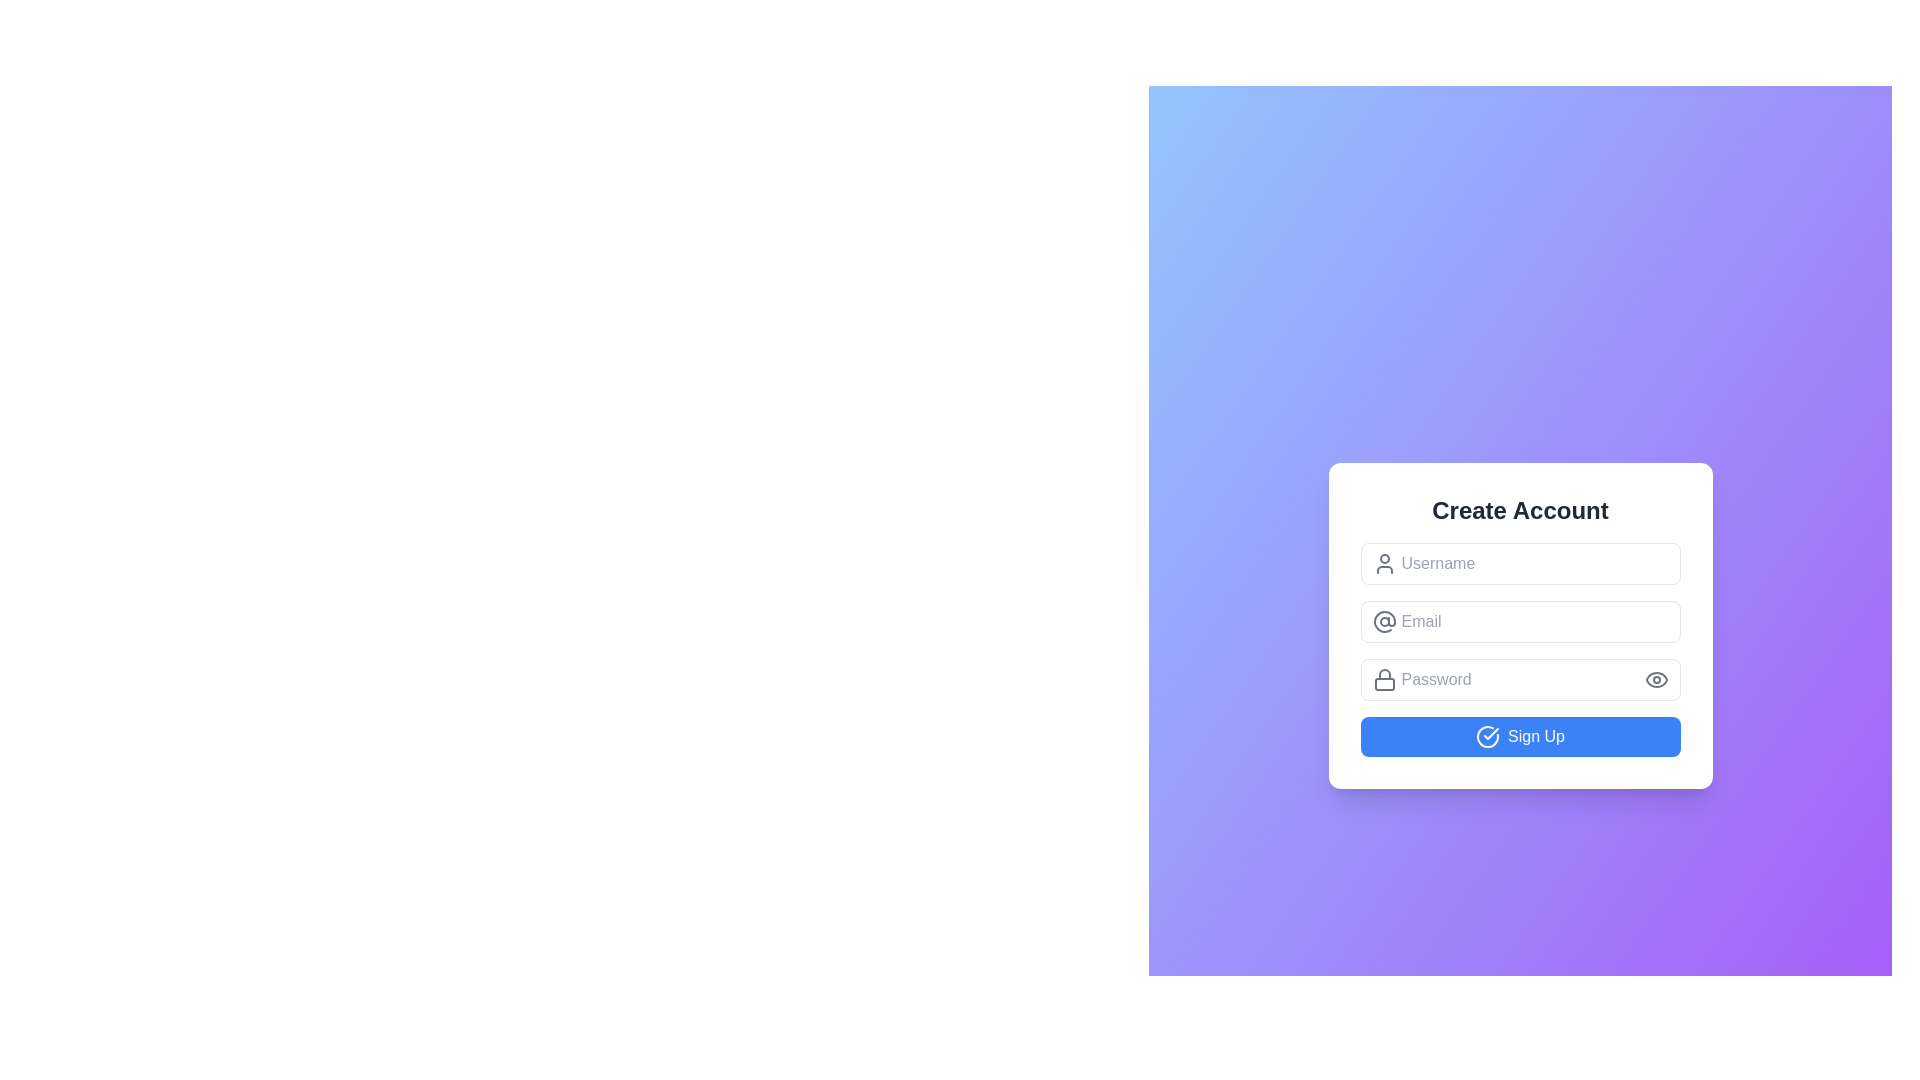  What do you see at coordinates (1383, 620) in the screenshot?
I see `the Decorative Icon associated with the Email input field, located to the left of the text input area` at bounding box center [1383, 620].